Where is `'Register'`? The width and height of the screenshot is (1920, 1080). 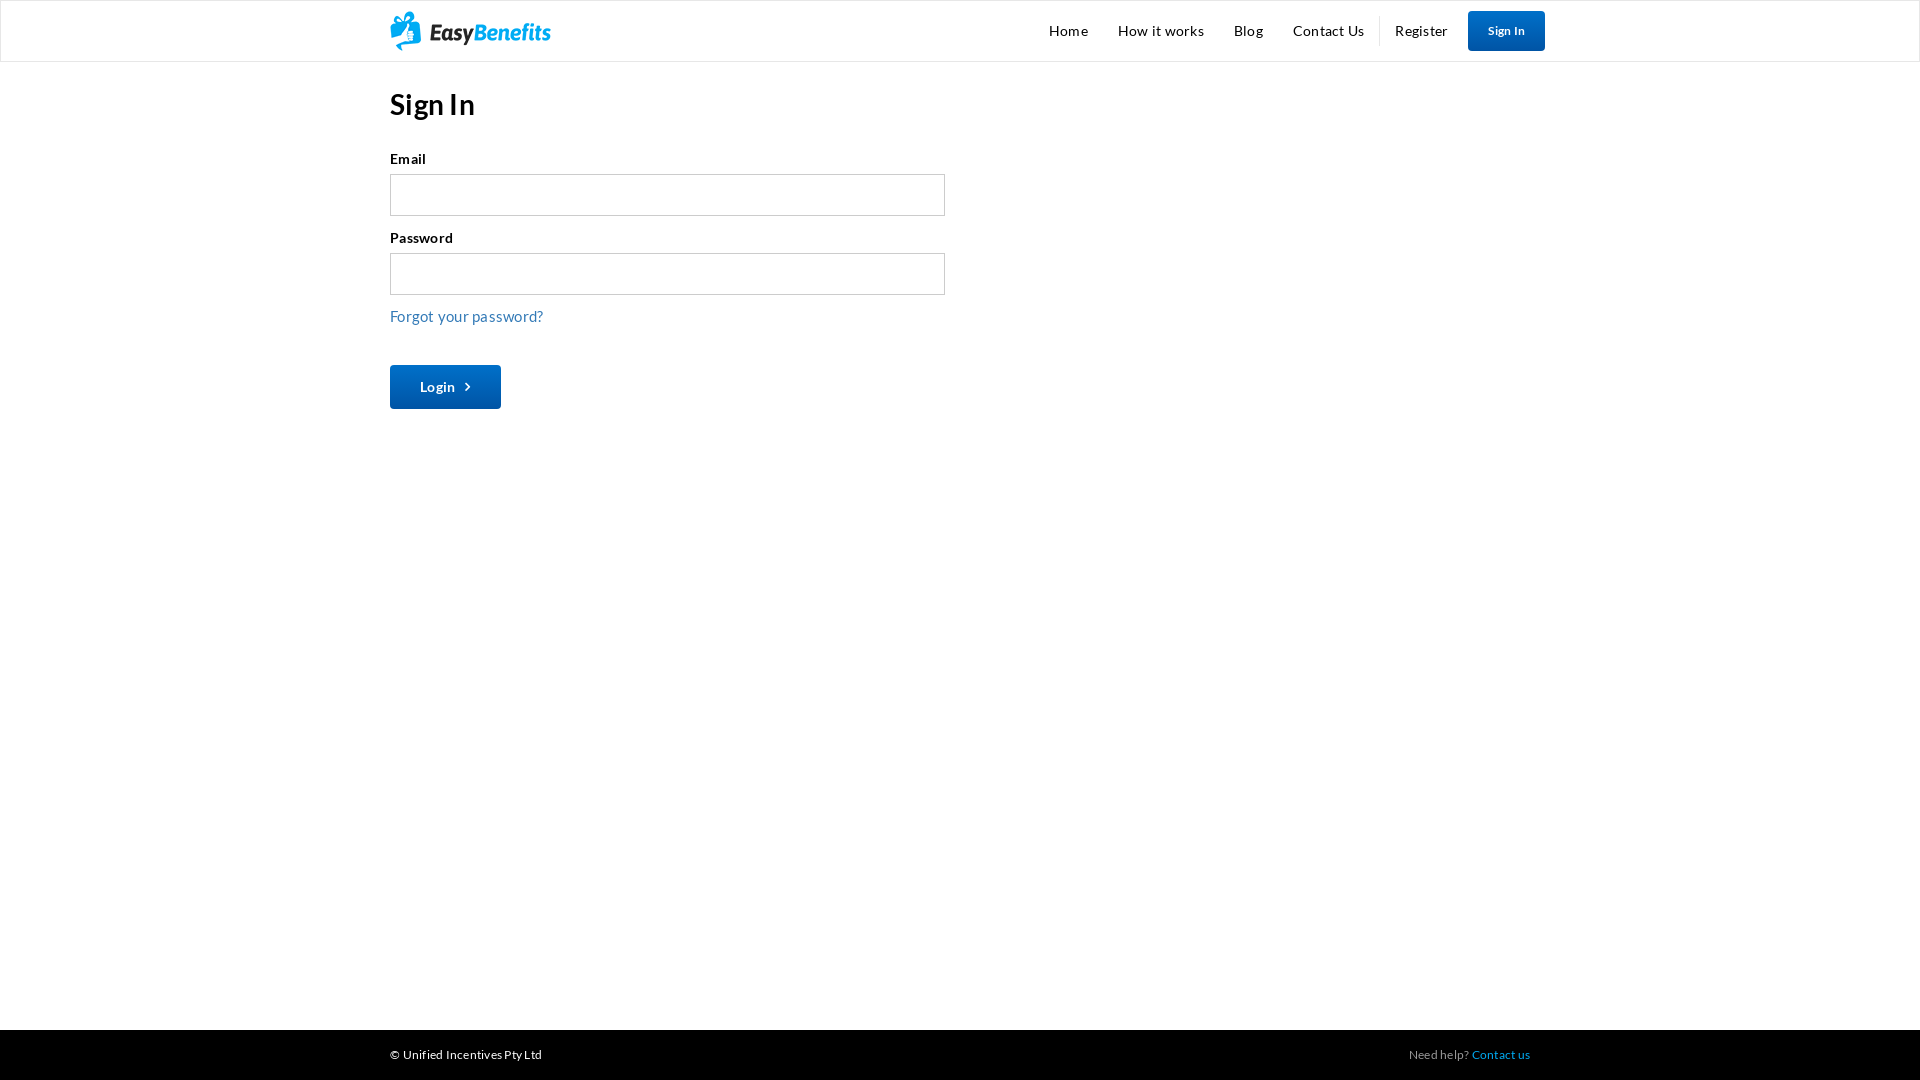 'Register' is located at coordinates (1420, 30).